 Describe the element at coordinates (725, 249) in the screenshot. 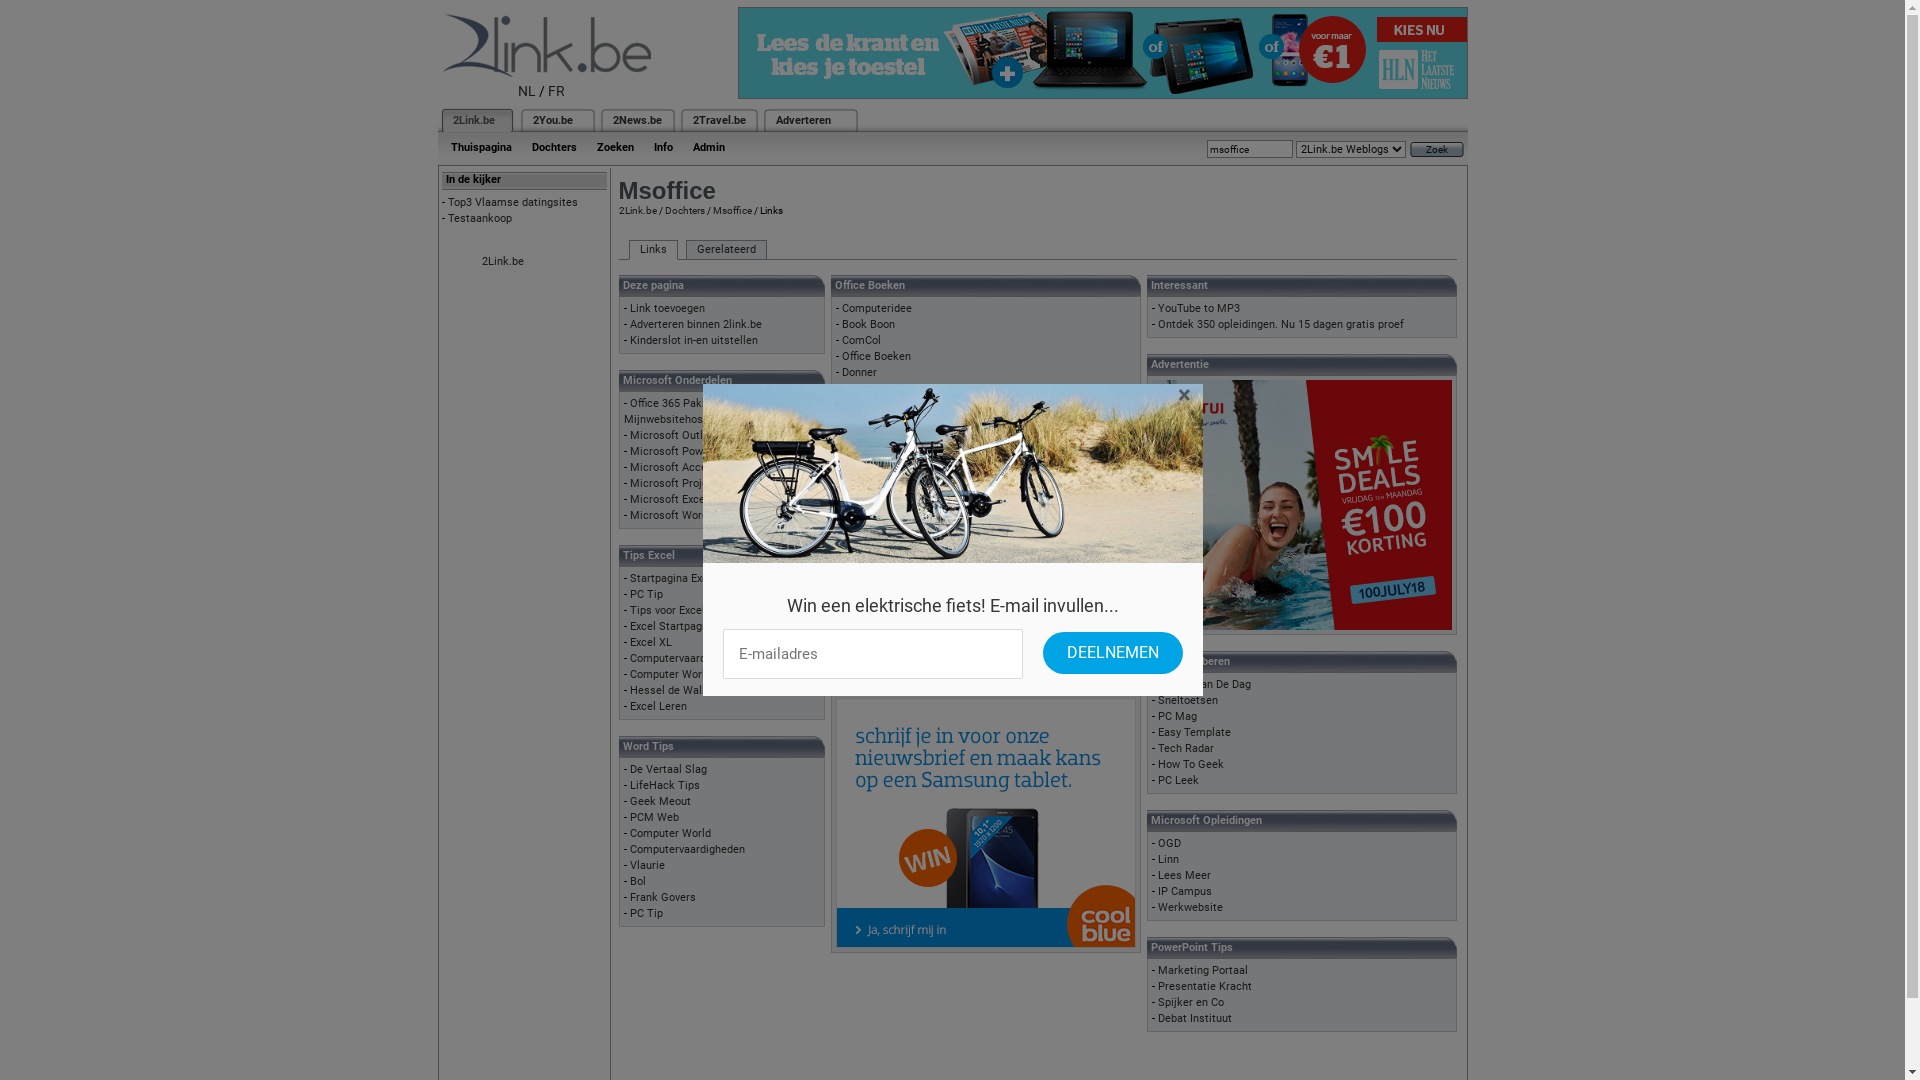

I see `'Gerelateerd'` at that location.